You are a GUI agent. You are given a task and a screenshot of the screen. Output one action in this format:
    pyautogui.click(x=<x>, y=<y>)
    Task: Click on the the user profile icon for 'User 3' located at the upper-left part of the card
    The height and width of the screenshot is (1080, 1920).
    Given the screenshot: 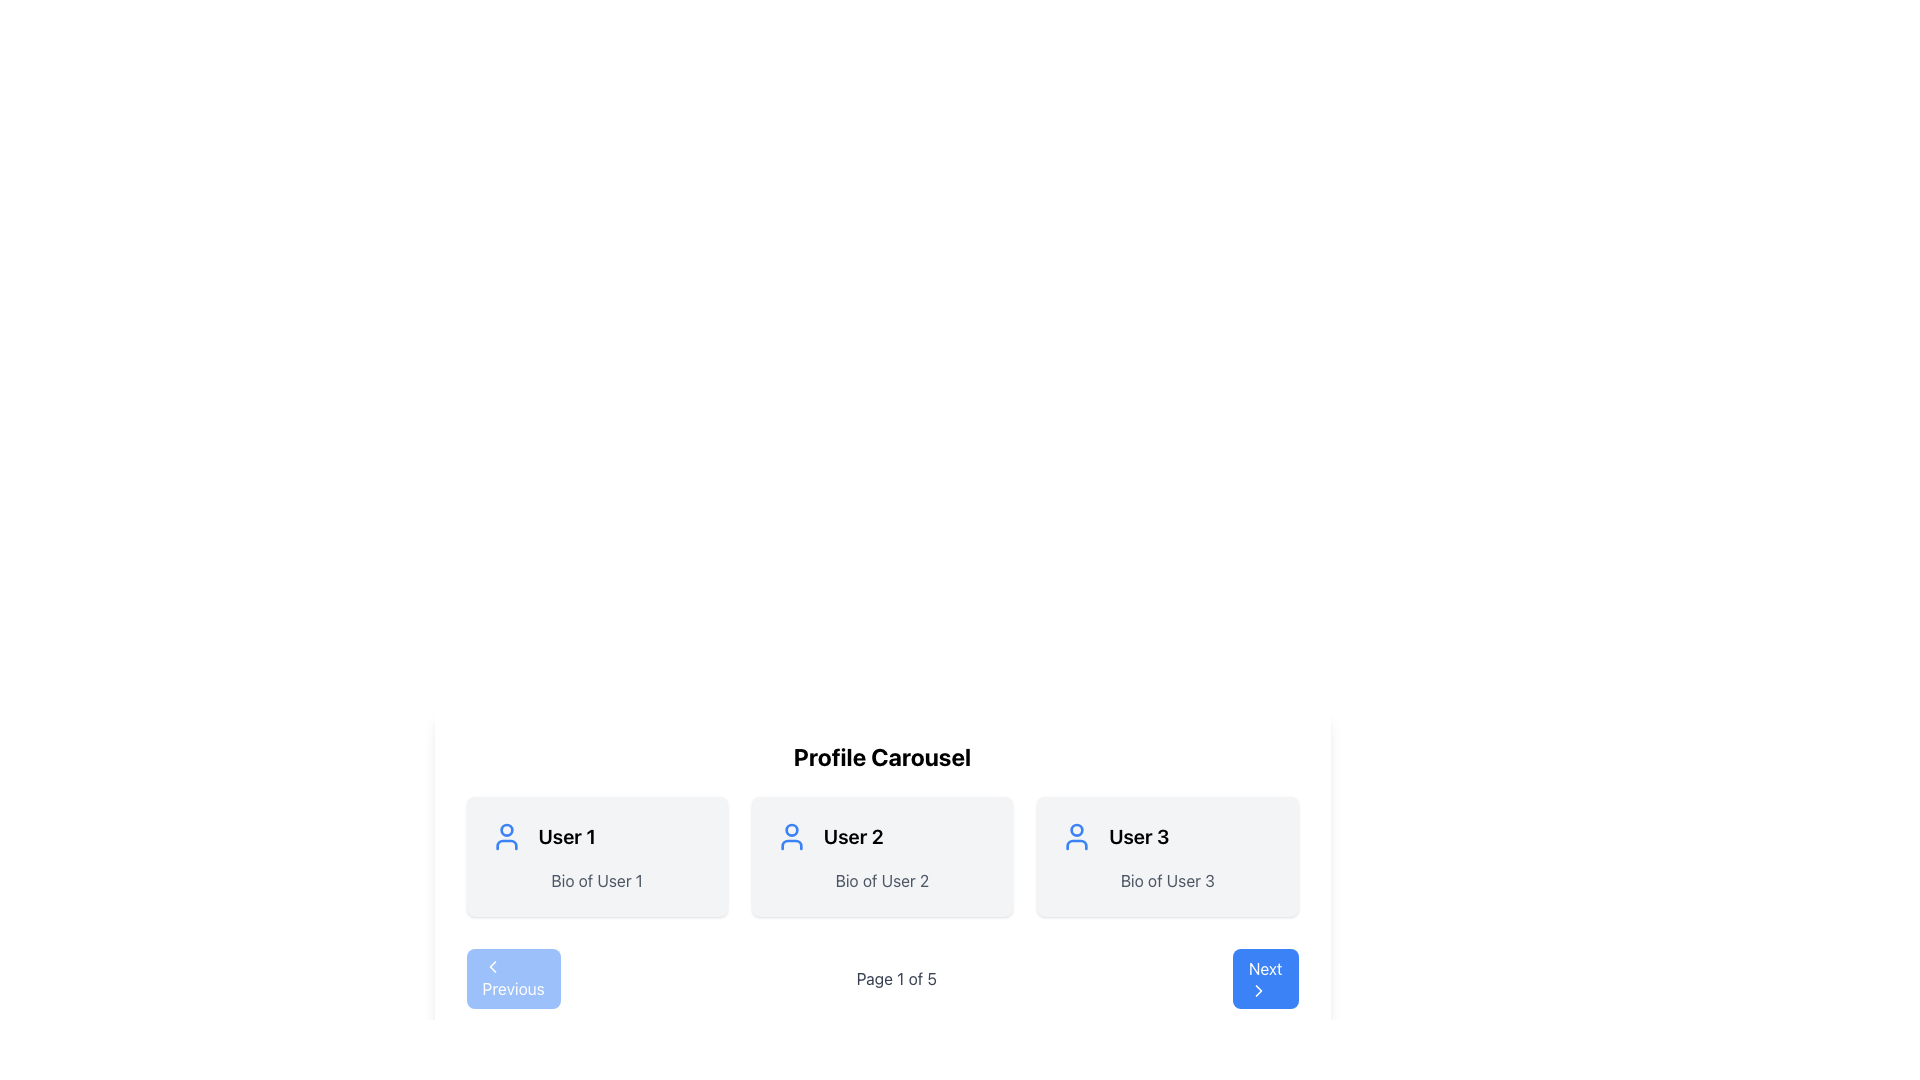 What is the action you would take?
    pyautogui.click(x=1076, y=837)
    